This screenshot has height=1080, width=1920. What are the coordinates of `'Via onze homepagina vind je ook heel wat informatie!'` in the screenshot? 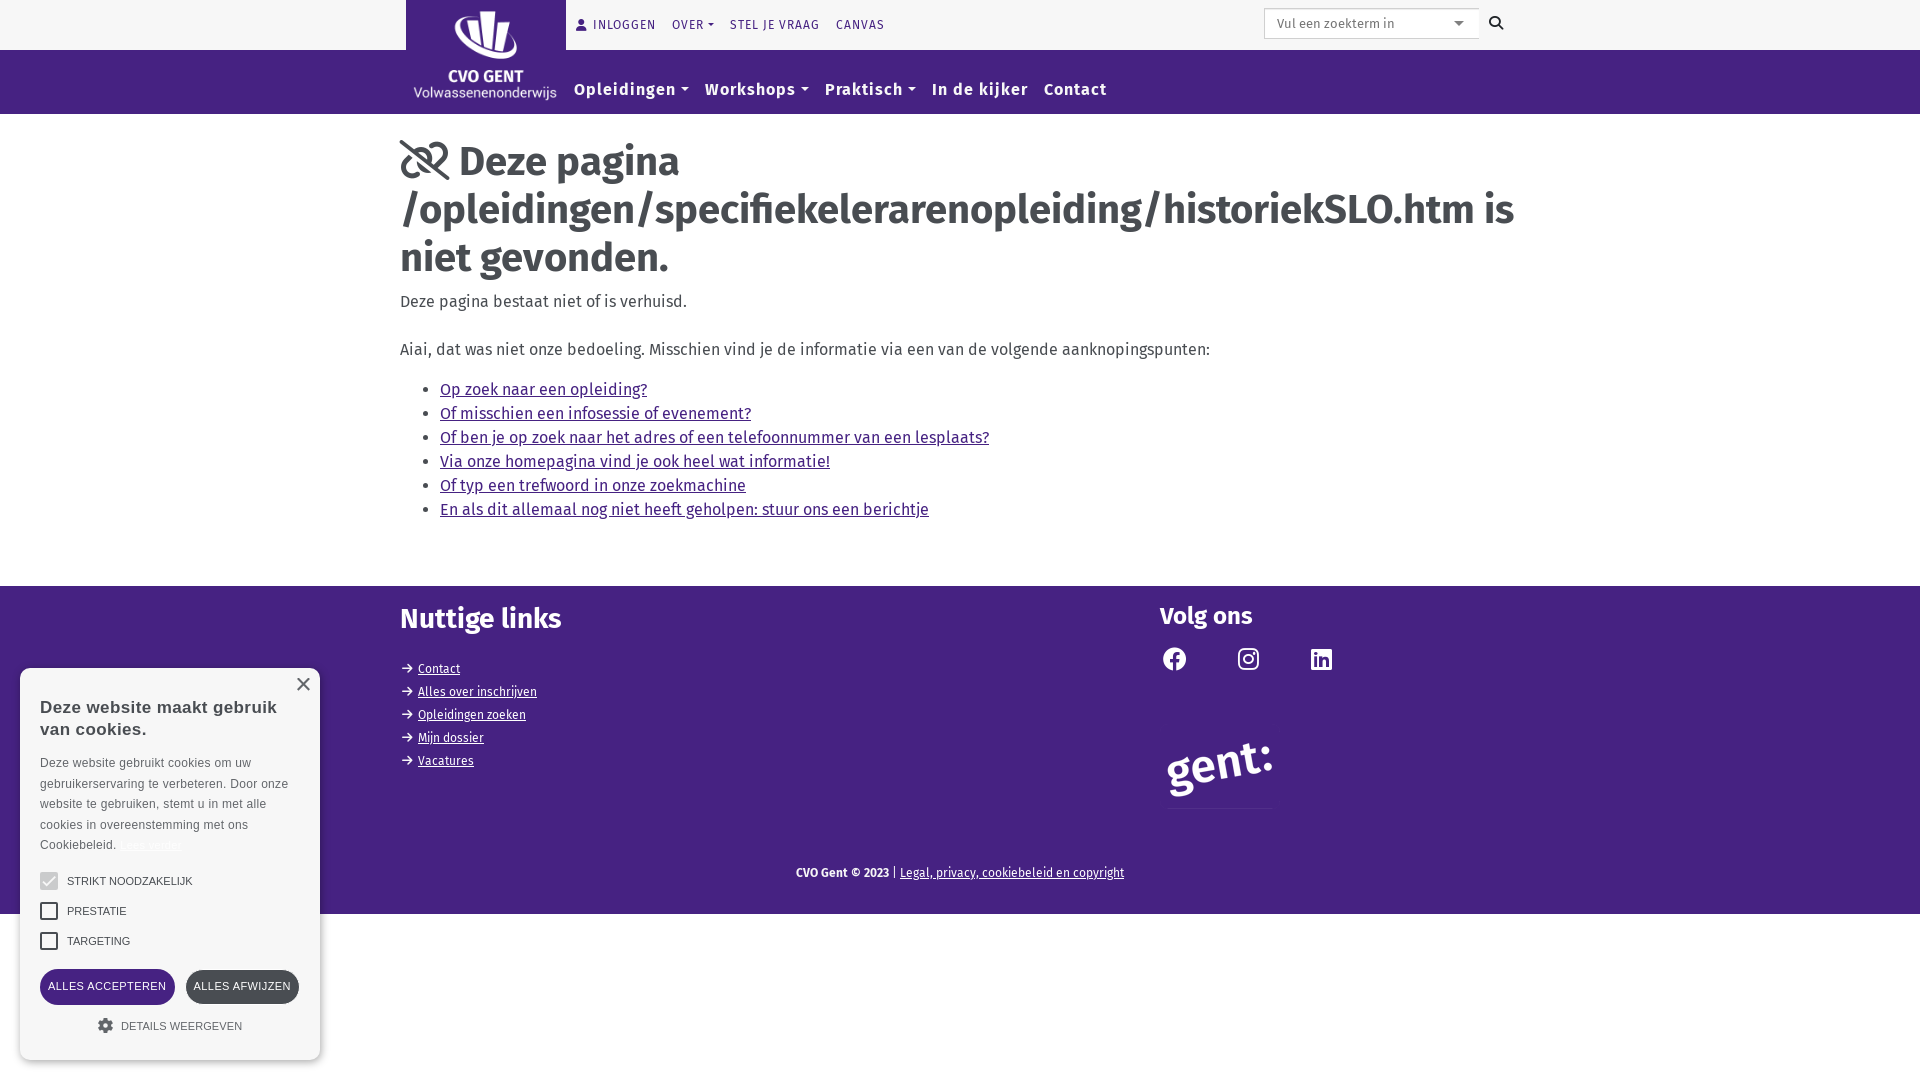 It's located at (633, 461).